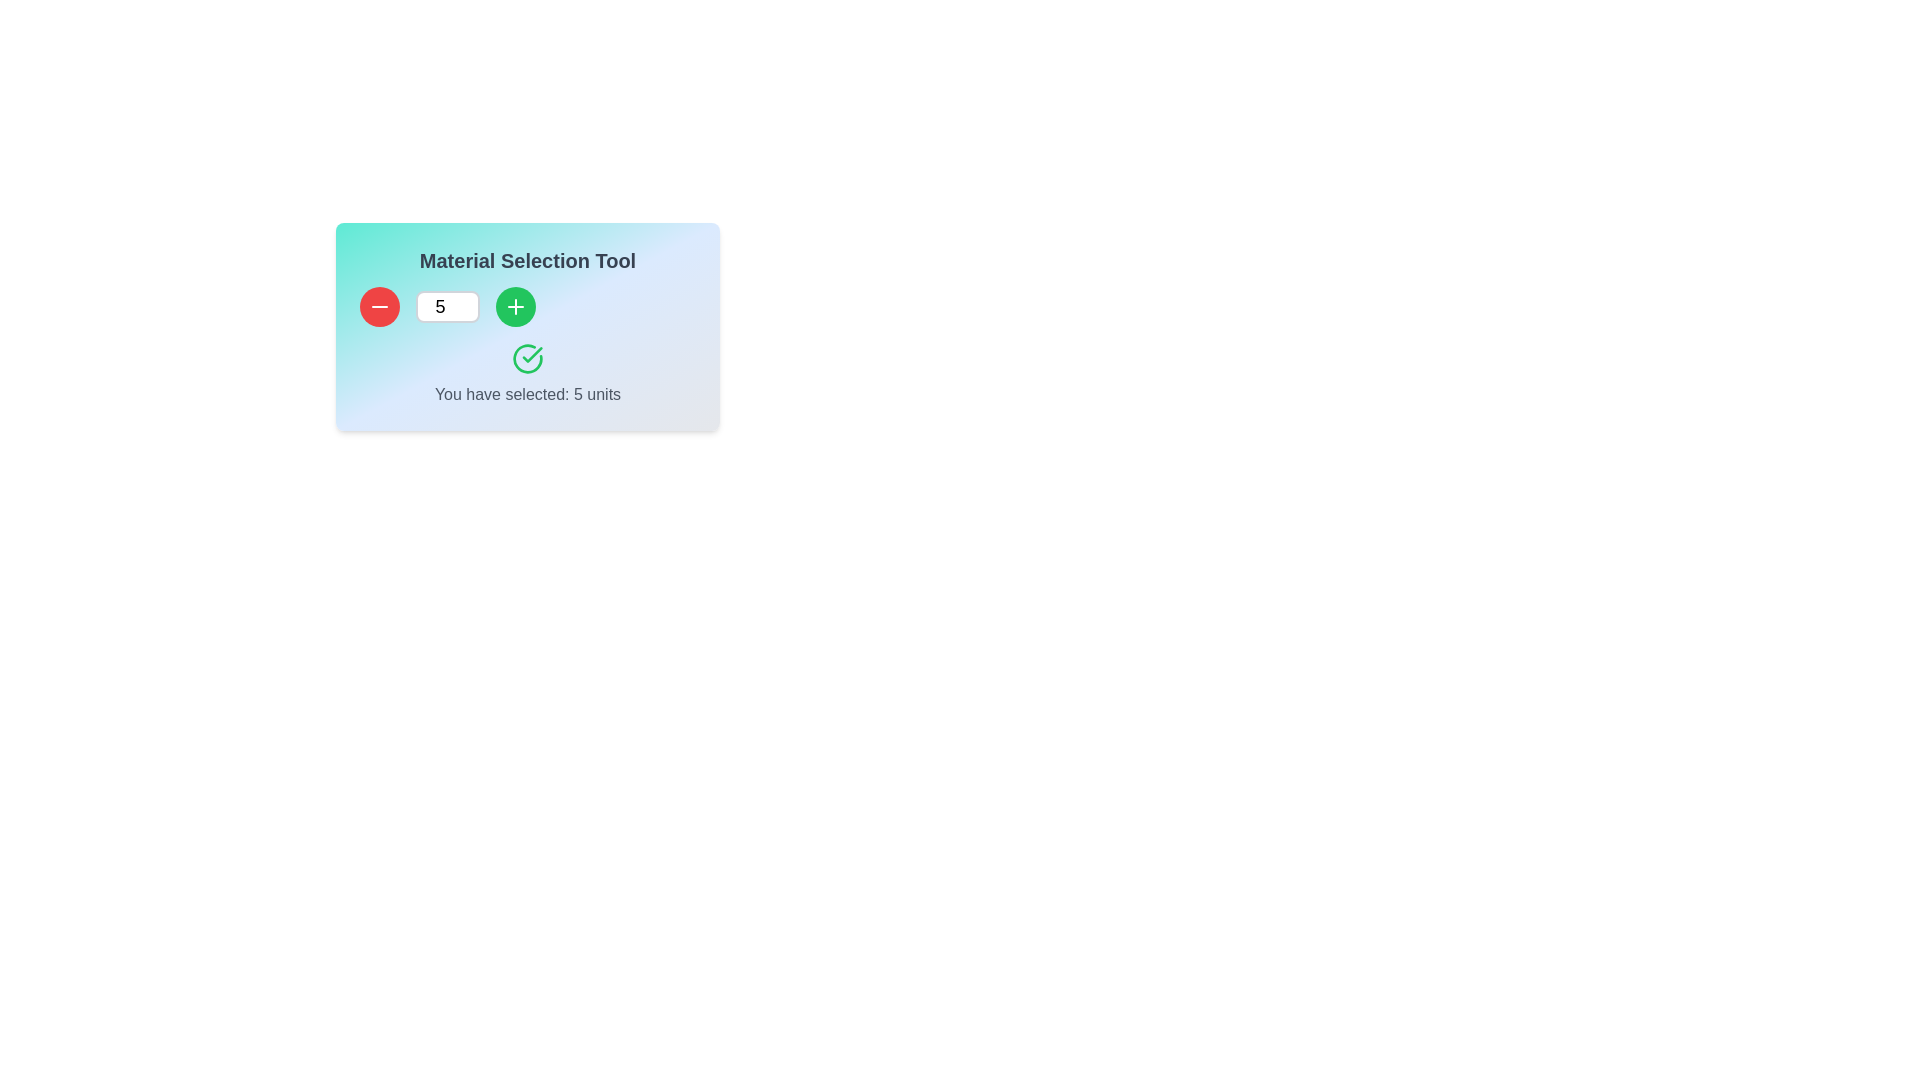  I want to click on the static text heading for the 'Material Selection Tool' interface, which serves as the title for the surrounding UI elements, so click(528, 260).